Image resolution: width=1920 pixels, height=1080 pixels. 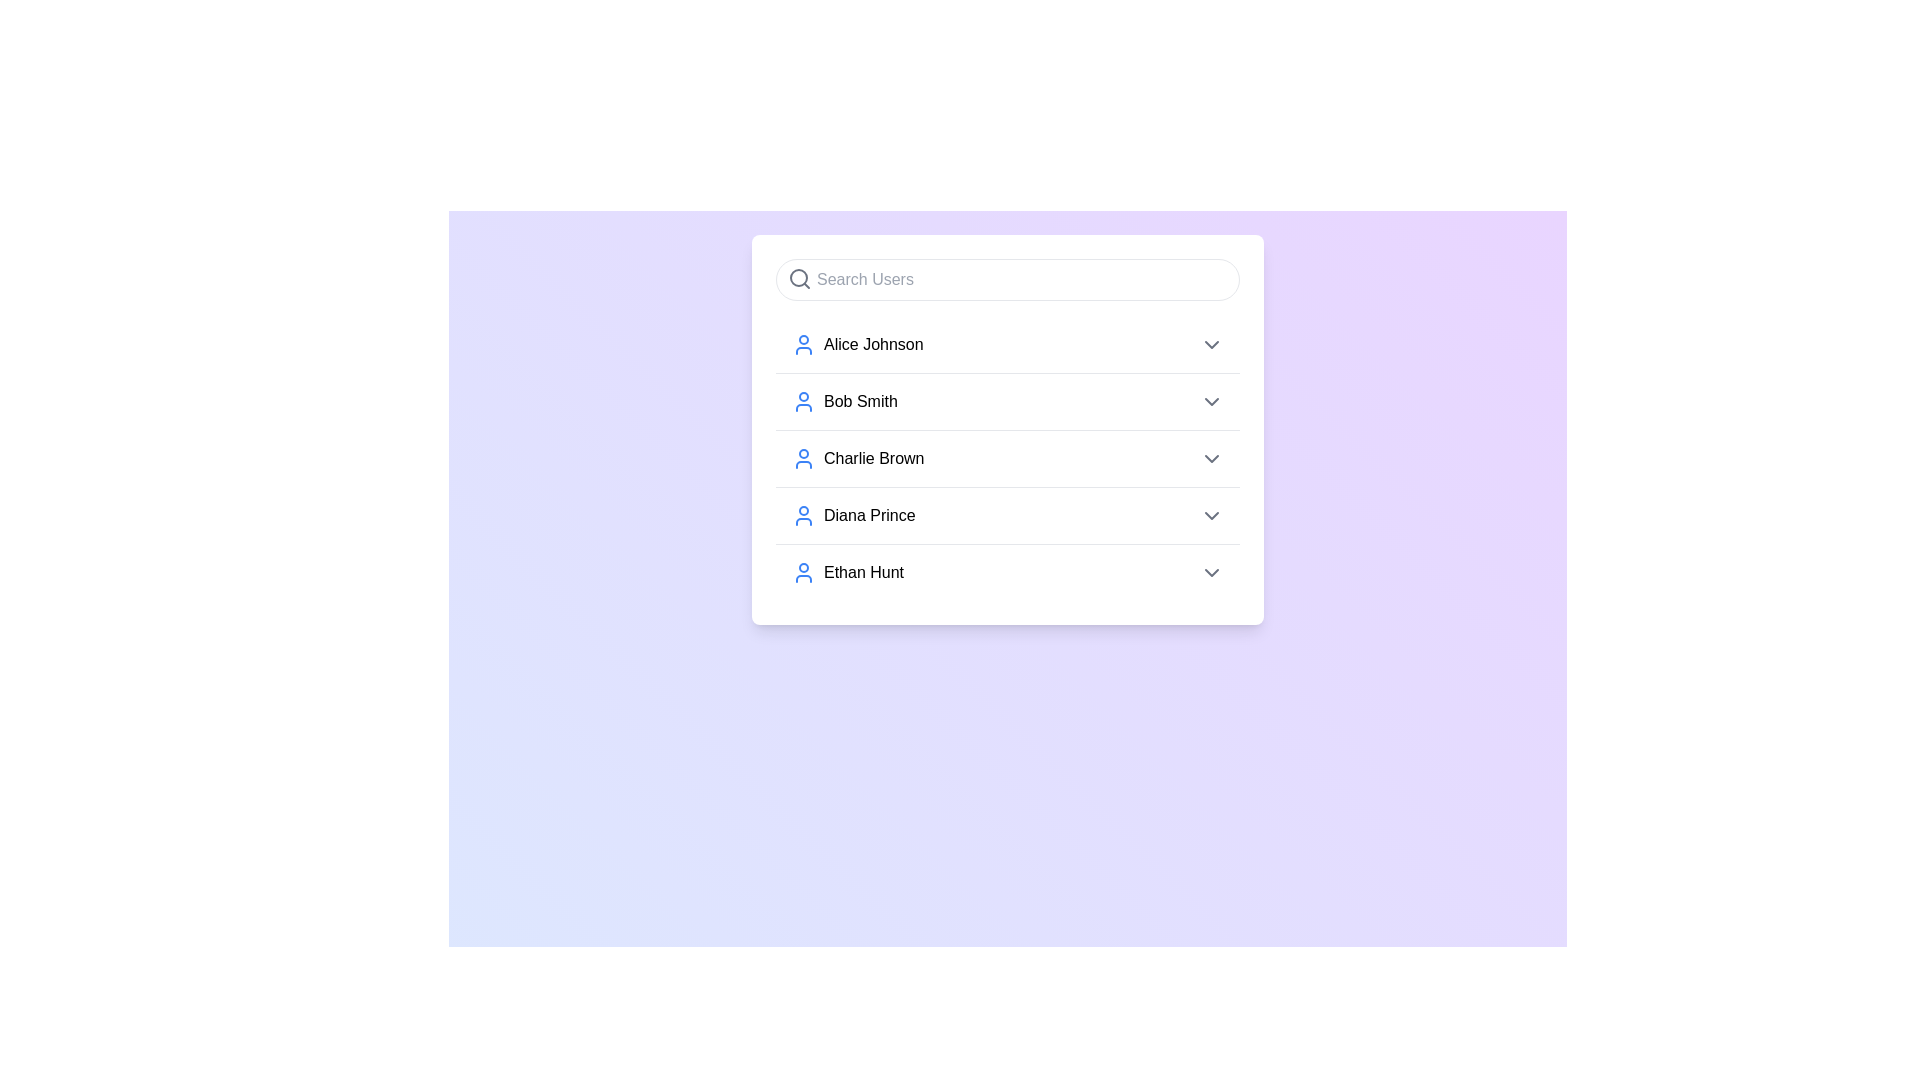 What do you see at coordinates (857, 343) in the screenshot?
I see `on the user selection item for 'Alice Johnson' in the dropdown menu` at bounding box center [857, 343].